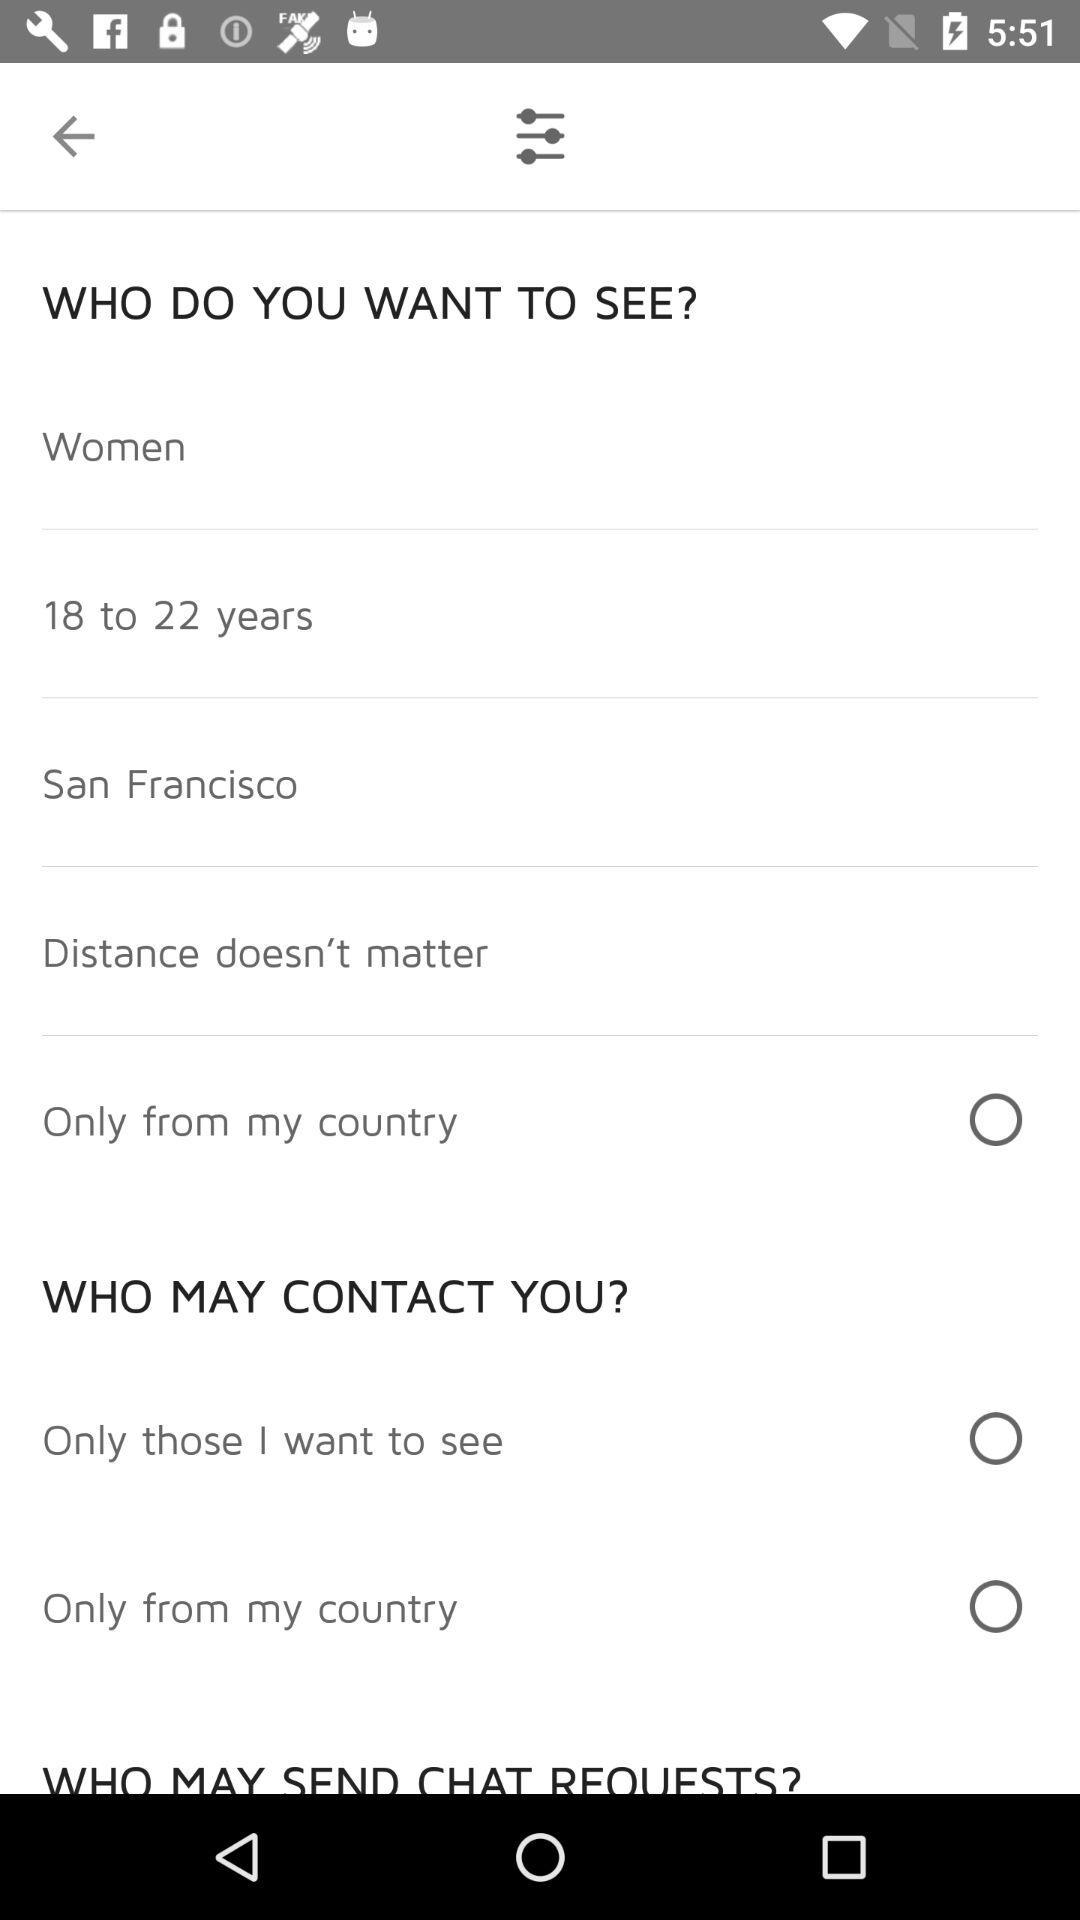 The image size is (1080, 1920). Describe the element at coordinates (176, 612) in the screenshot. I see `the 18 to 22 item` at that location.